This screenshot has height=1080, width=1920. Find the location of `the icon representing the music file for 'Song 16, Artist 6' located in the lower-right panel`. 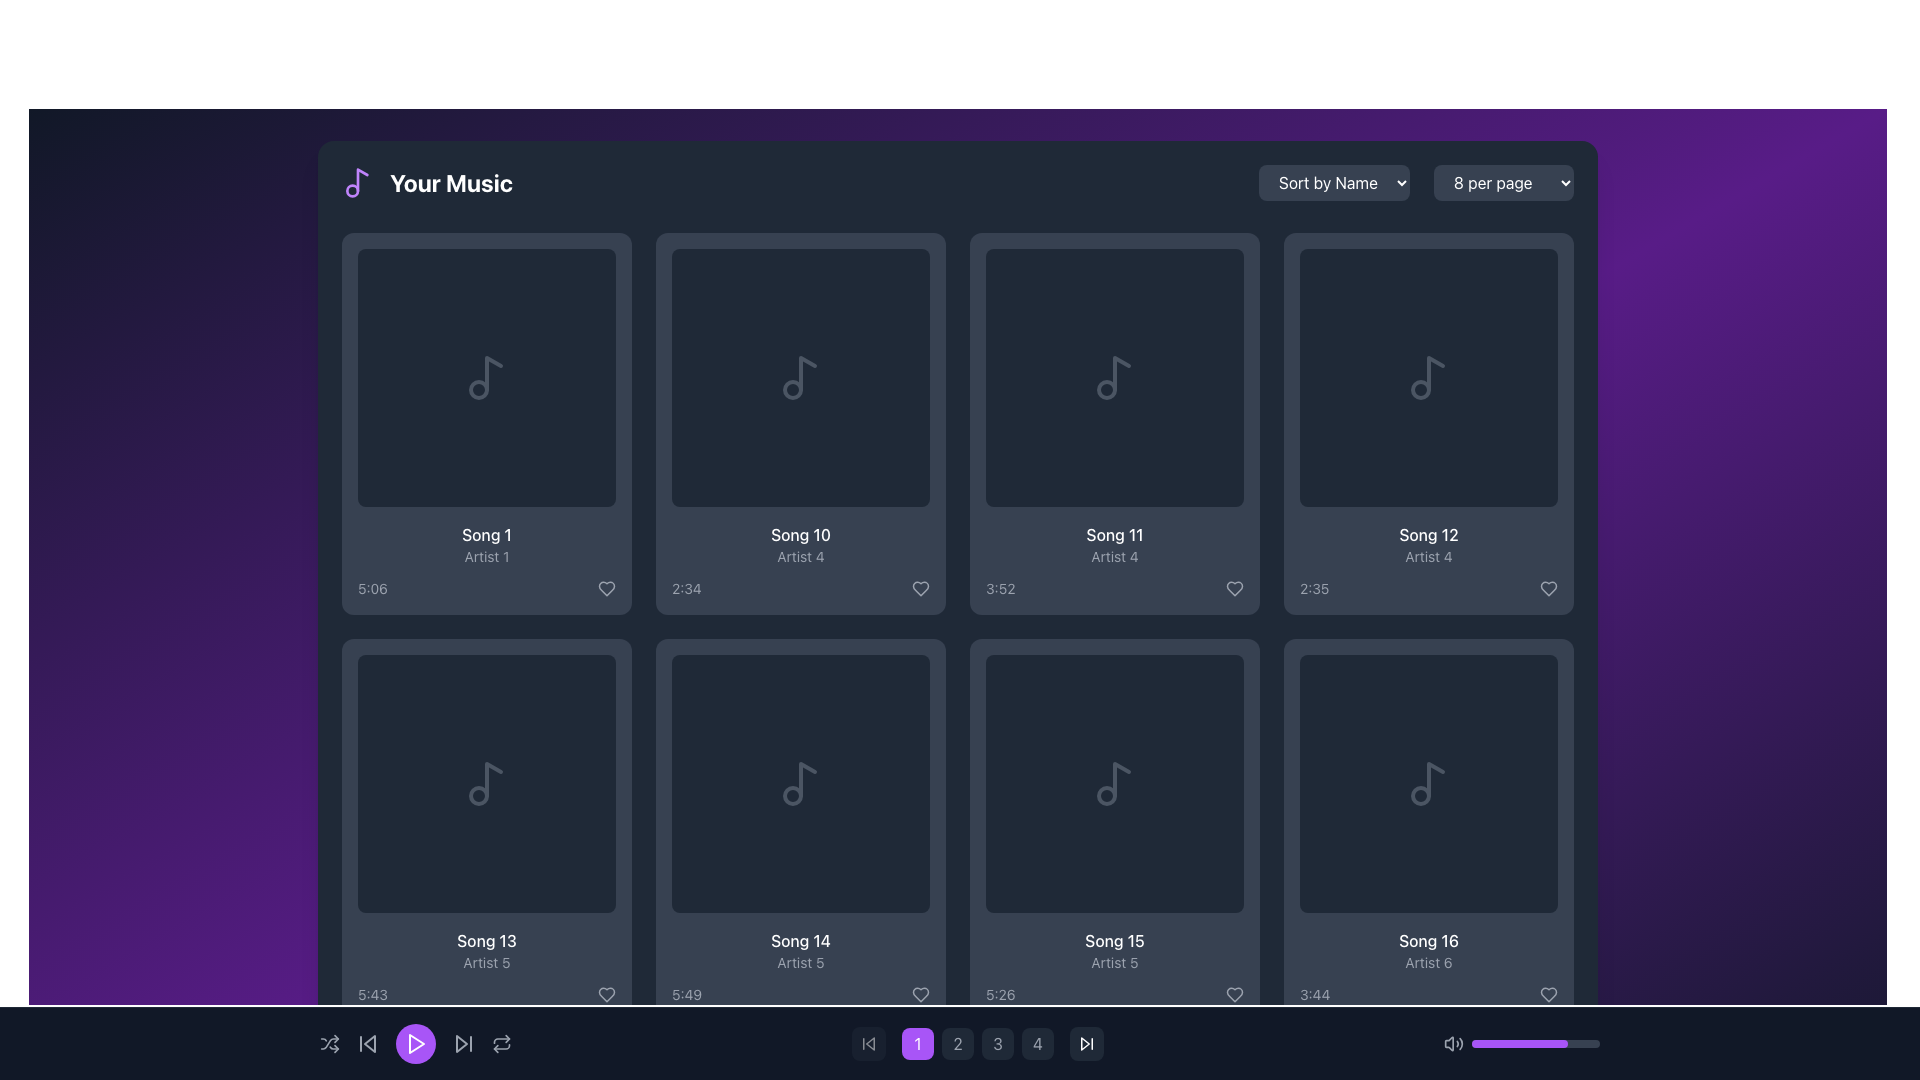

the icon representing the music file for 'Song 16, Artist 6' located in the lower-right panel is located at coordinates (1428, 782).